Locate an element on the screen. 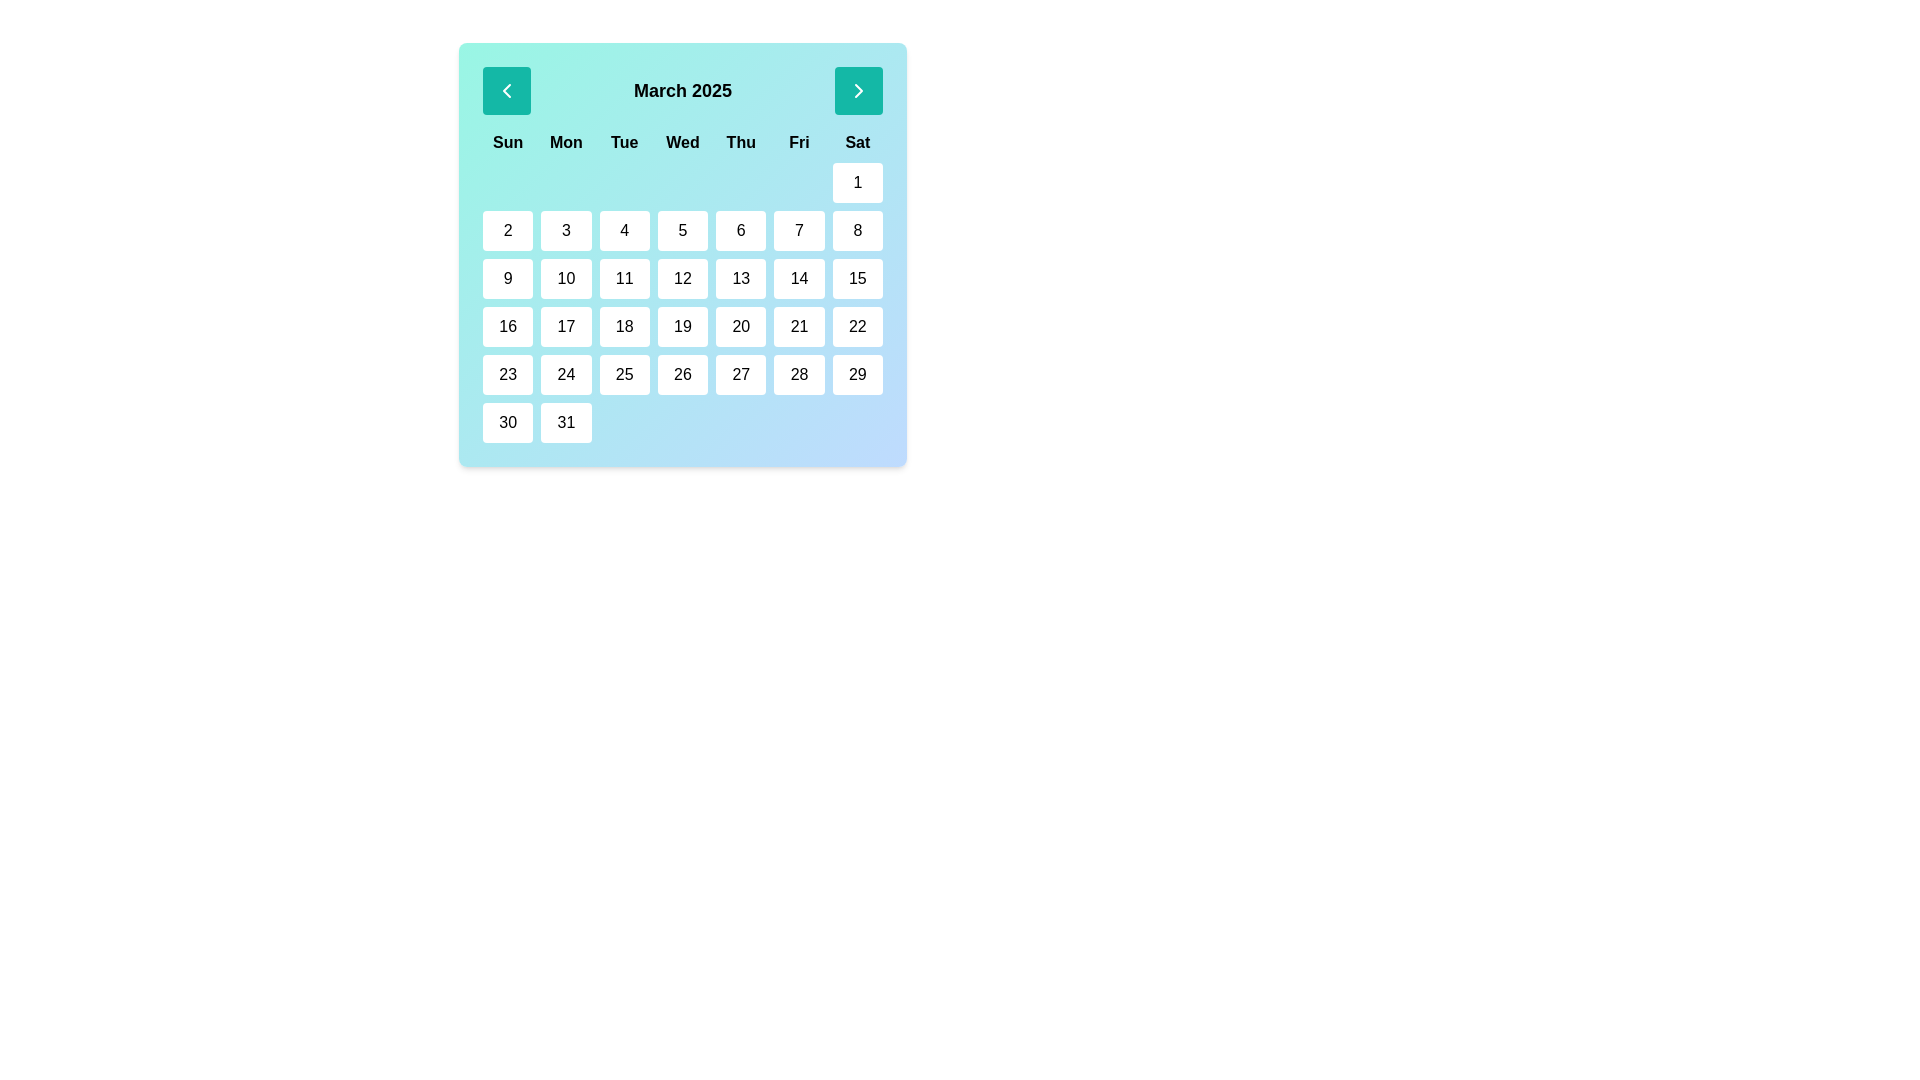 This screenshot has width=1920, height=1080. the second calendar grid cell located in the first row and second column labeled 'Monday' is located at coordinates (565, 182).